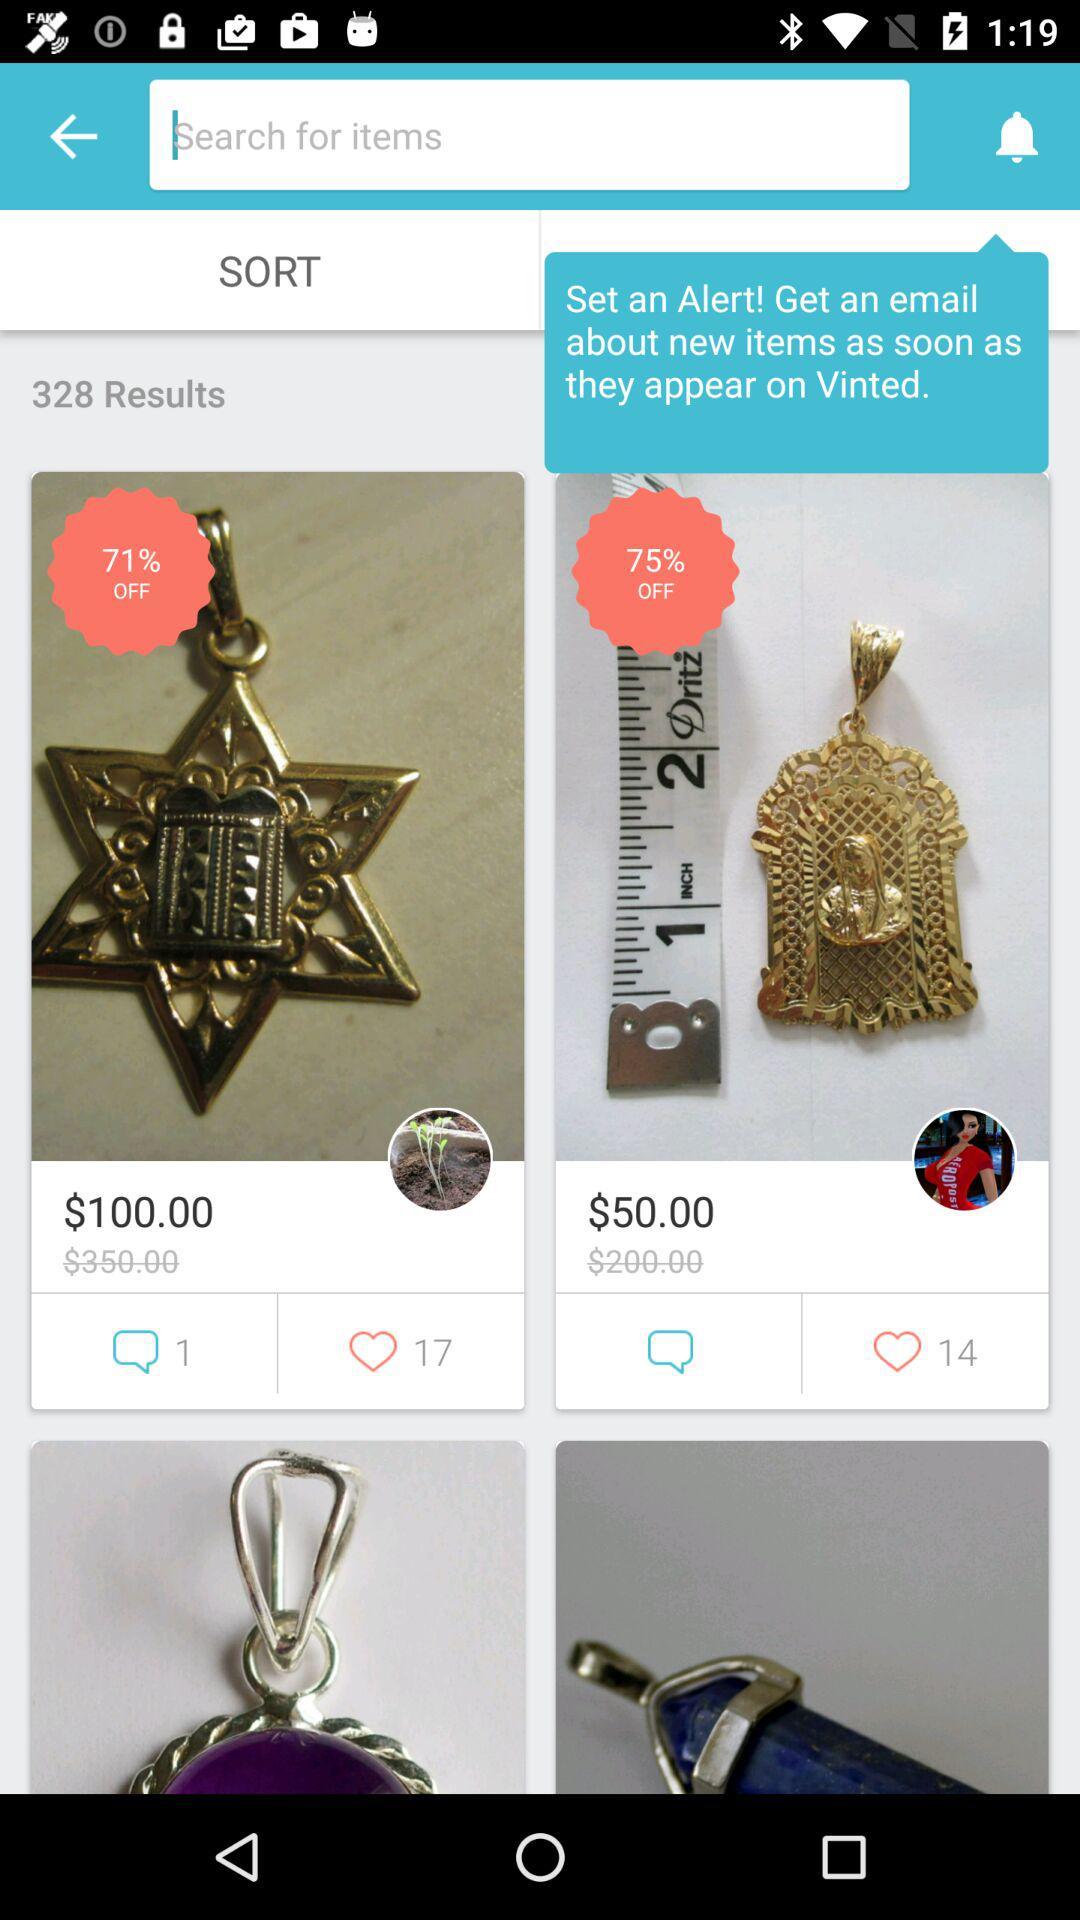 This screenshot has height=1920, width=1080. Describe the element at coordinates (801, 1617) in the screenshot. I see `right side corner box` at that location.